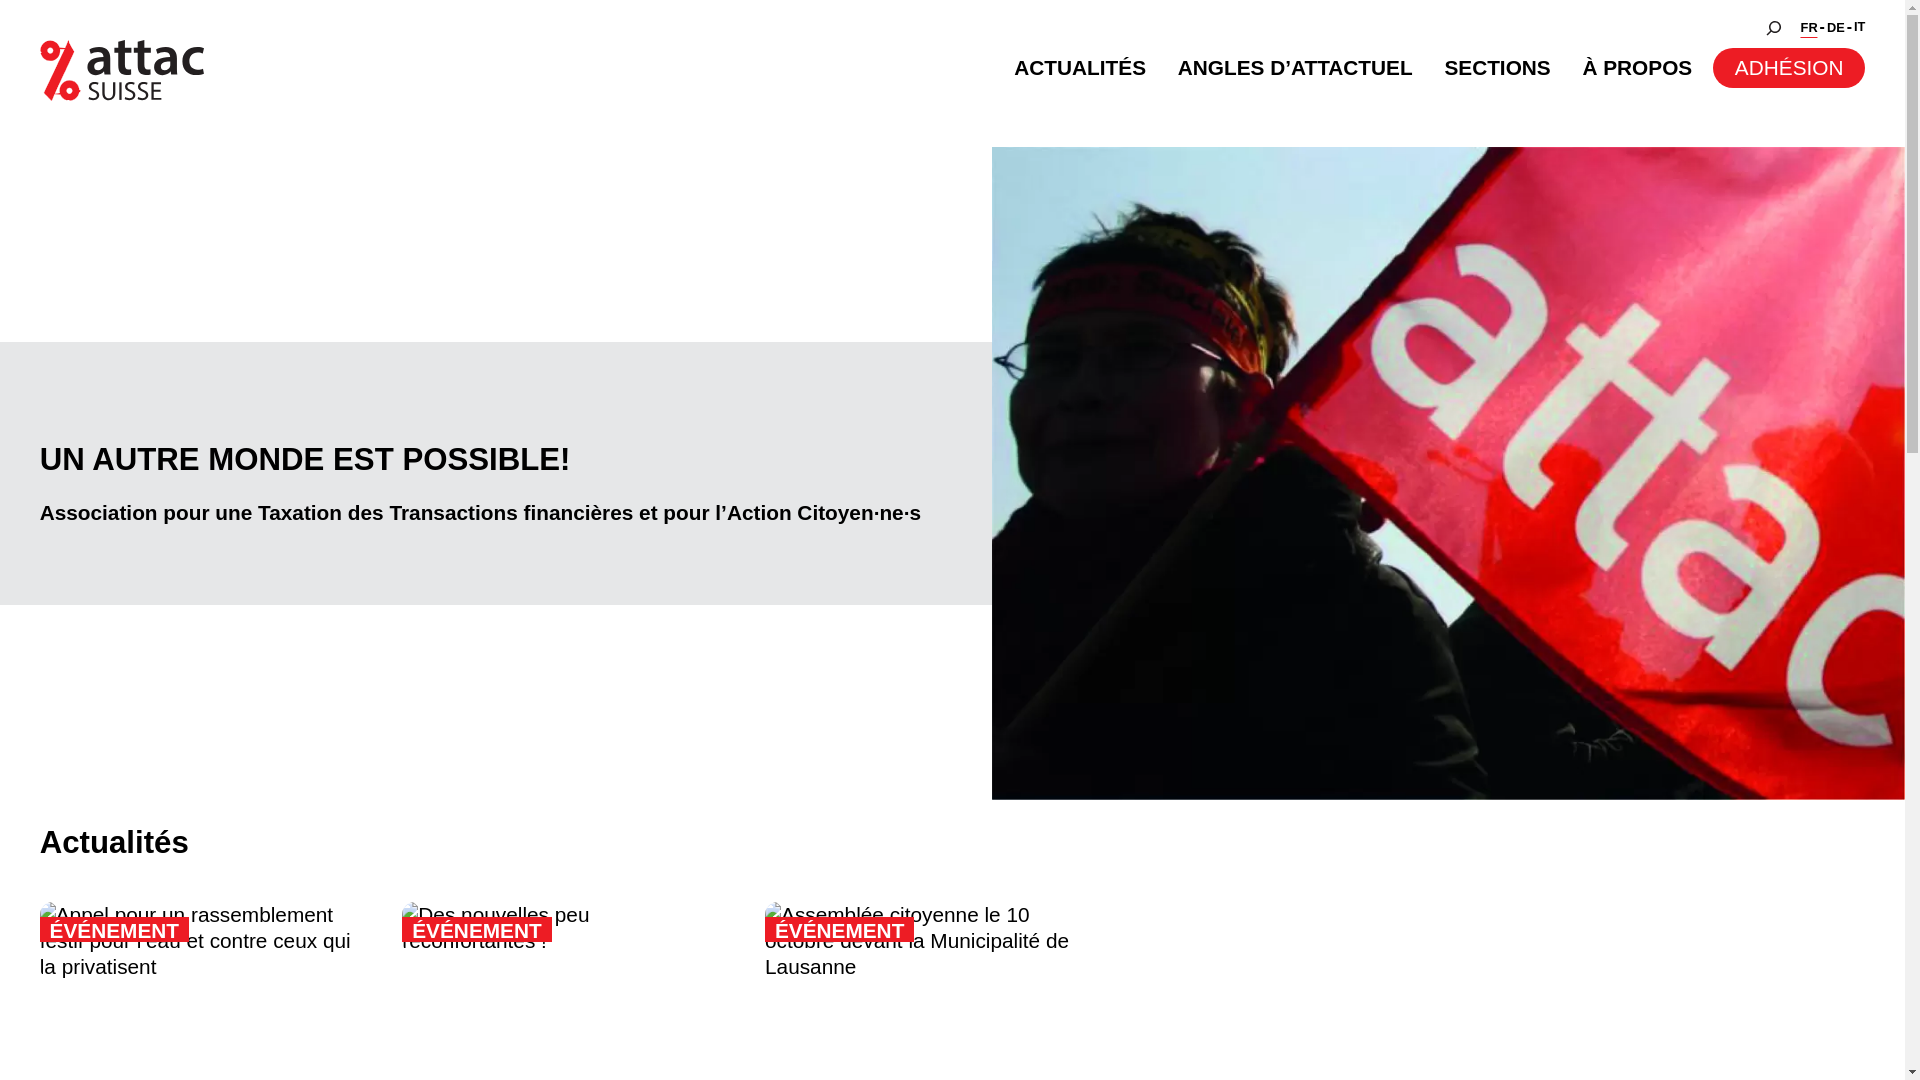 Image resolution: width=1920 pixels, height=1080 pixels. What do you see at coordinates (1497, 67) in the screenshot?
I see `'SECTIONS'` at bounding box center [1497, 67].